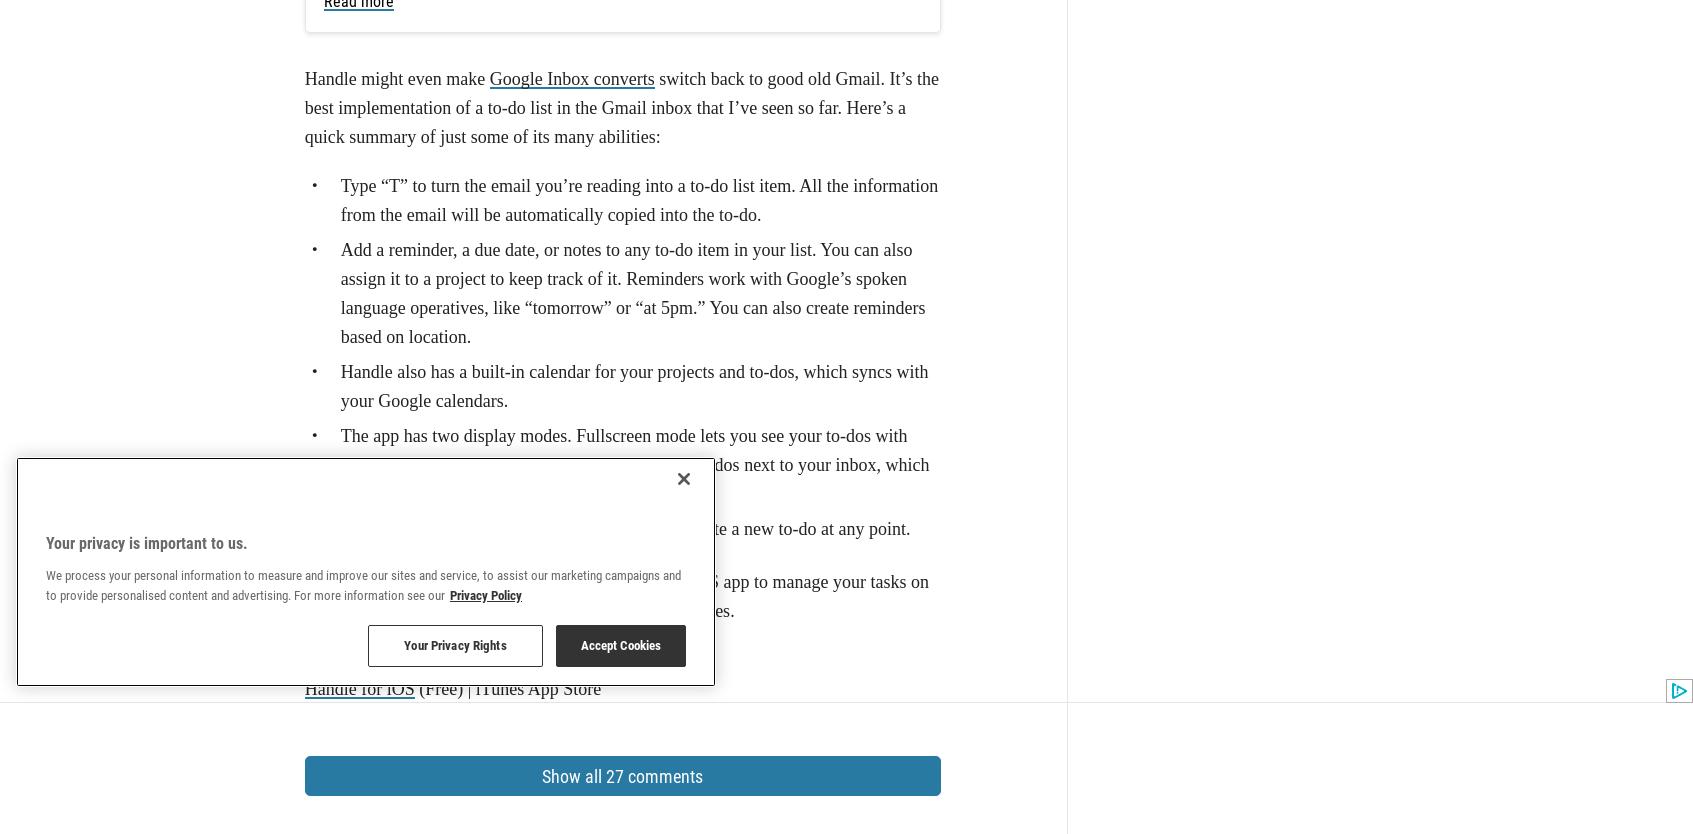 This screenshot has width=1693, height=834. Describe the element at coordinates (303, 209) in the screenshot. I see `'Handle'` at that location.